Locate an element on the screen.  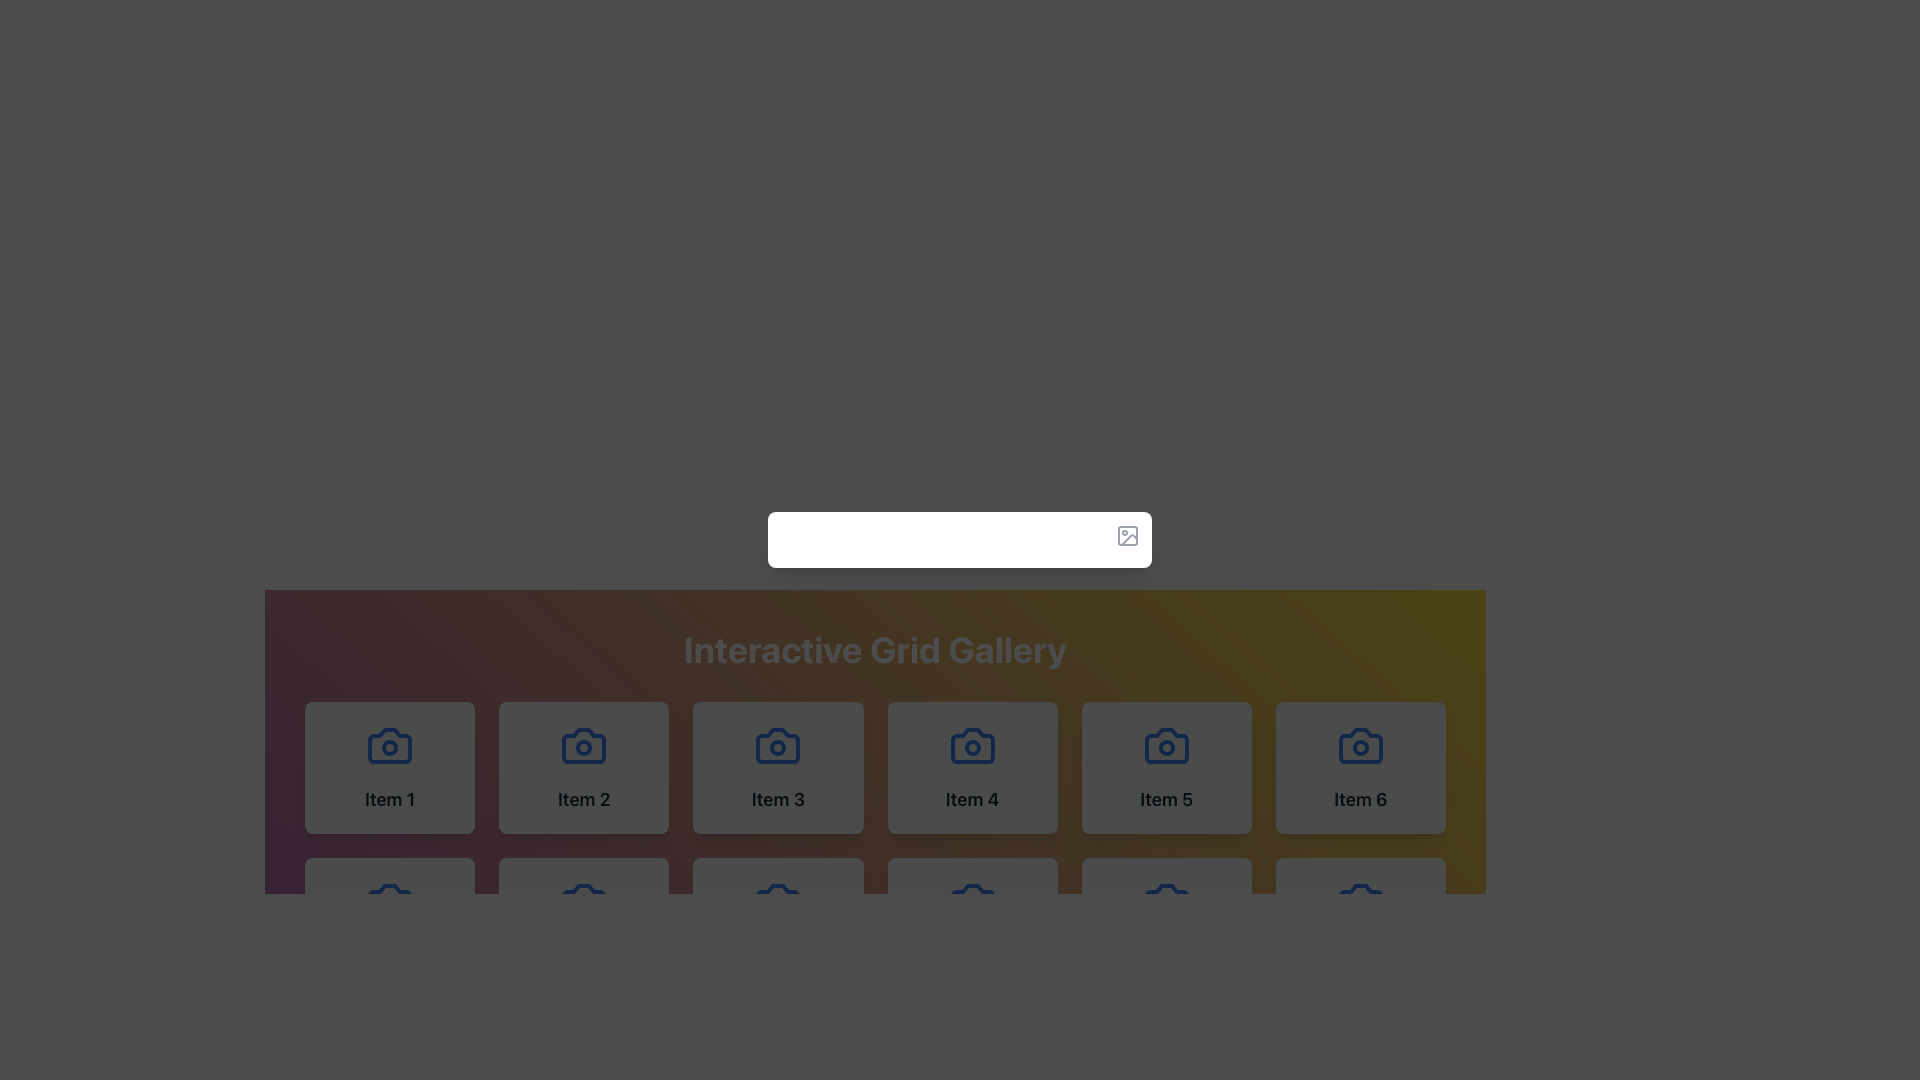
the small filled circle indicator centered inside the camera icon located in the third position from the left in the first row, directly above 'Item 3' is located at coordinates (777, 748).